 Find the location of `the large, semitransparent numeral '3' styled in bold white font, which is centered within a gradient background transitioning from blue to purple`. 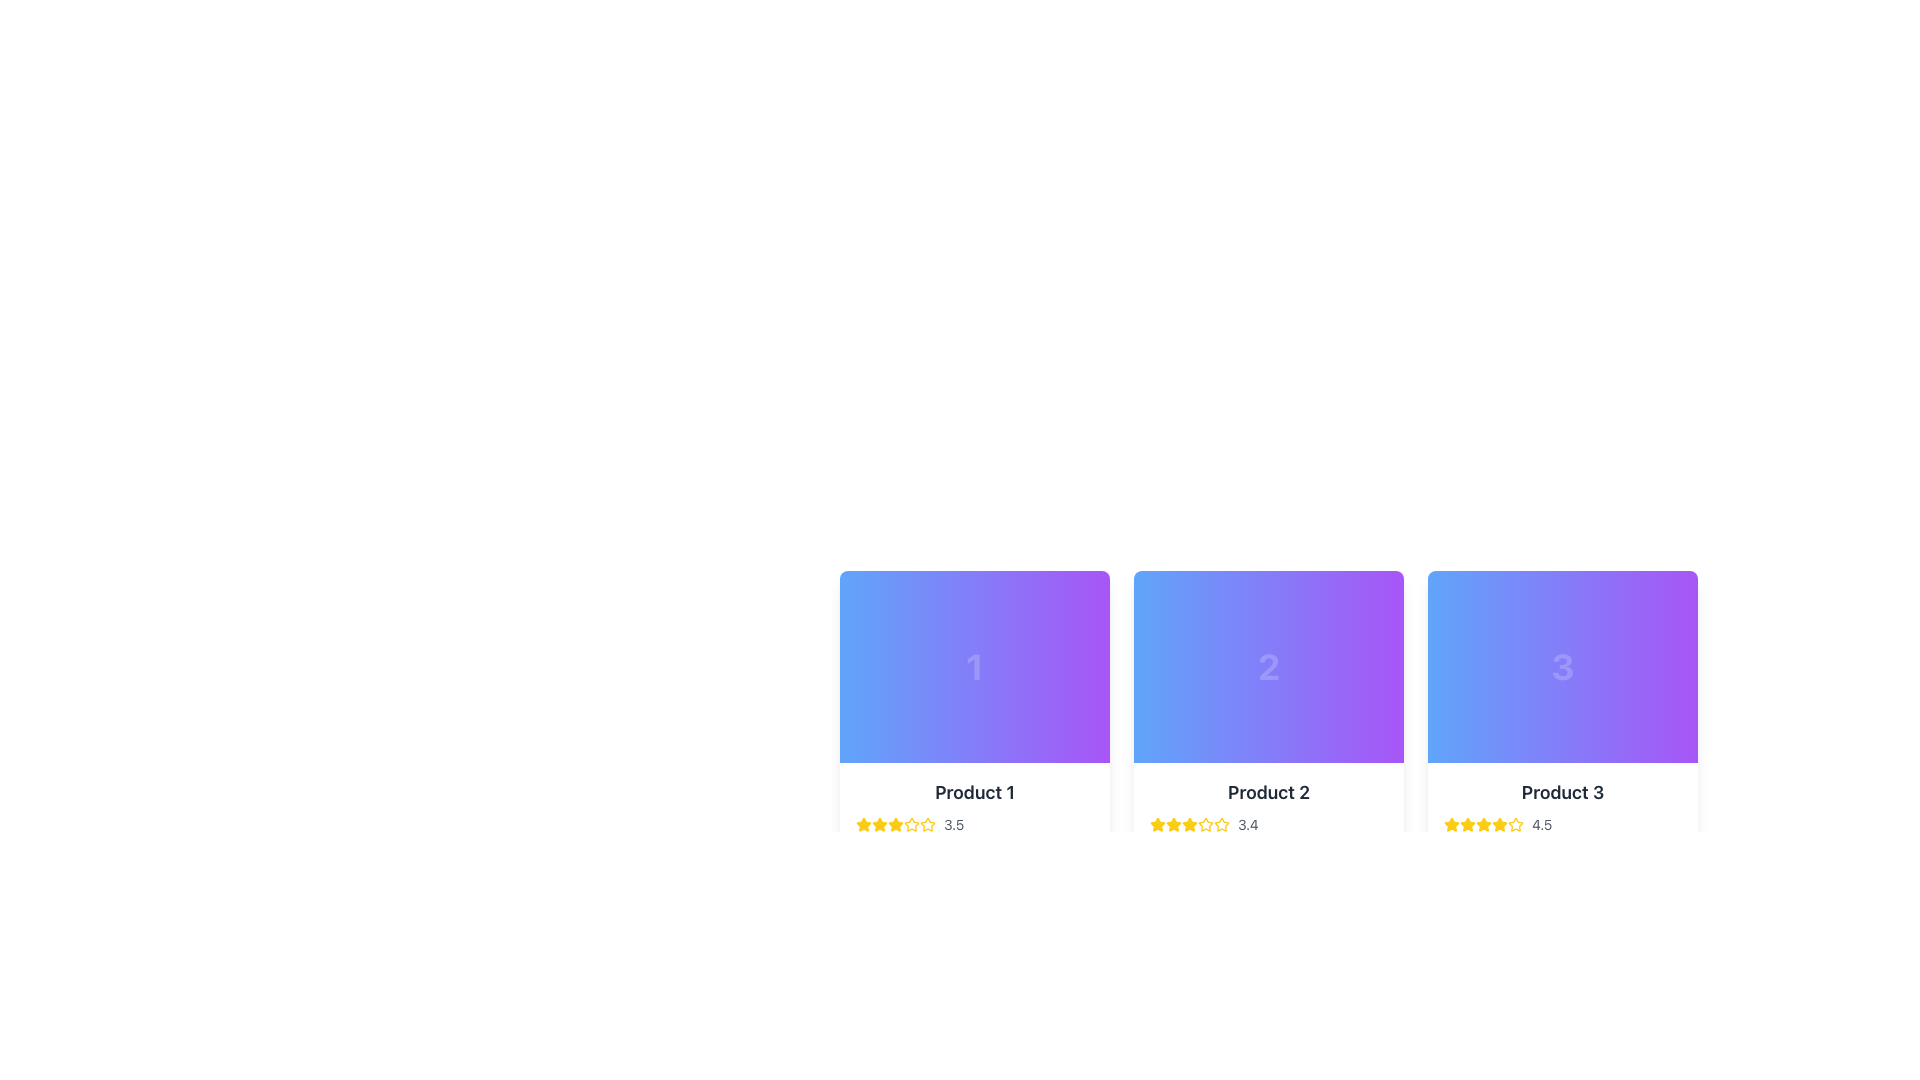

the large, semitransparent numeral '3' styled in bold white font, which is centered within a gradient background transitioning from blue to purple is located at coordinates (1562, 667).